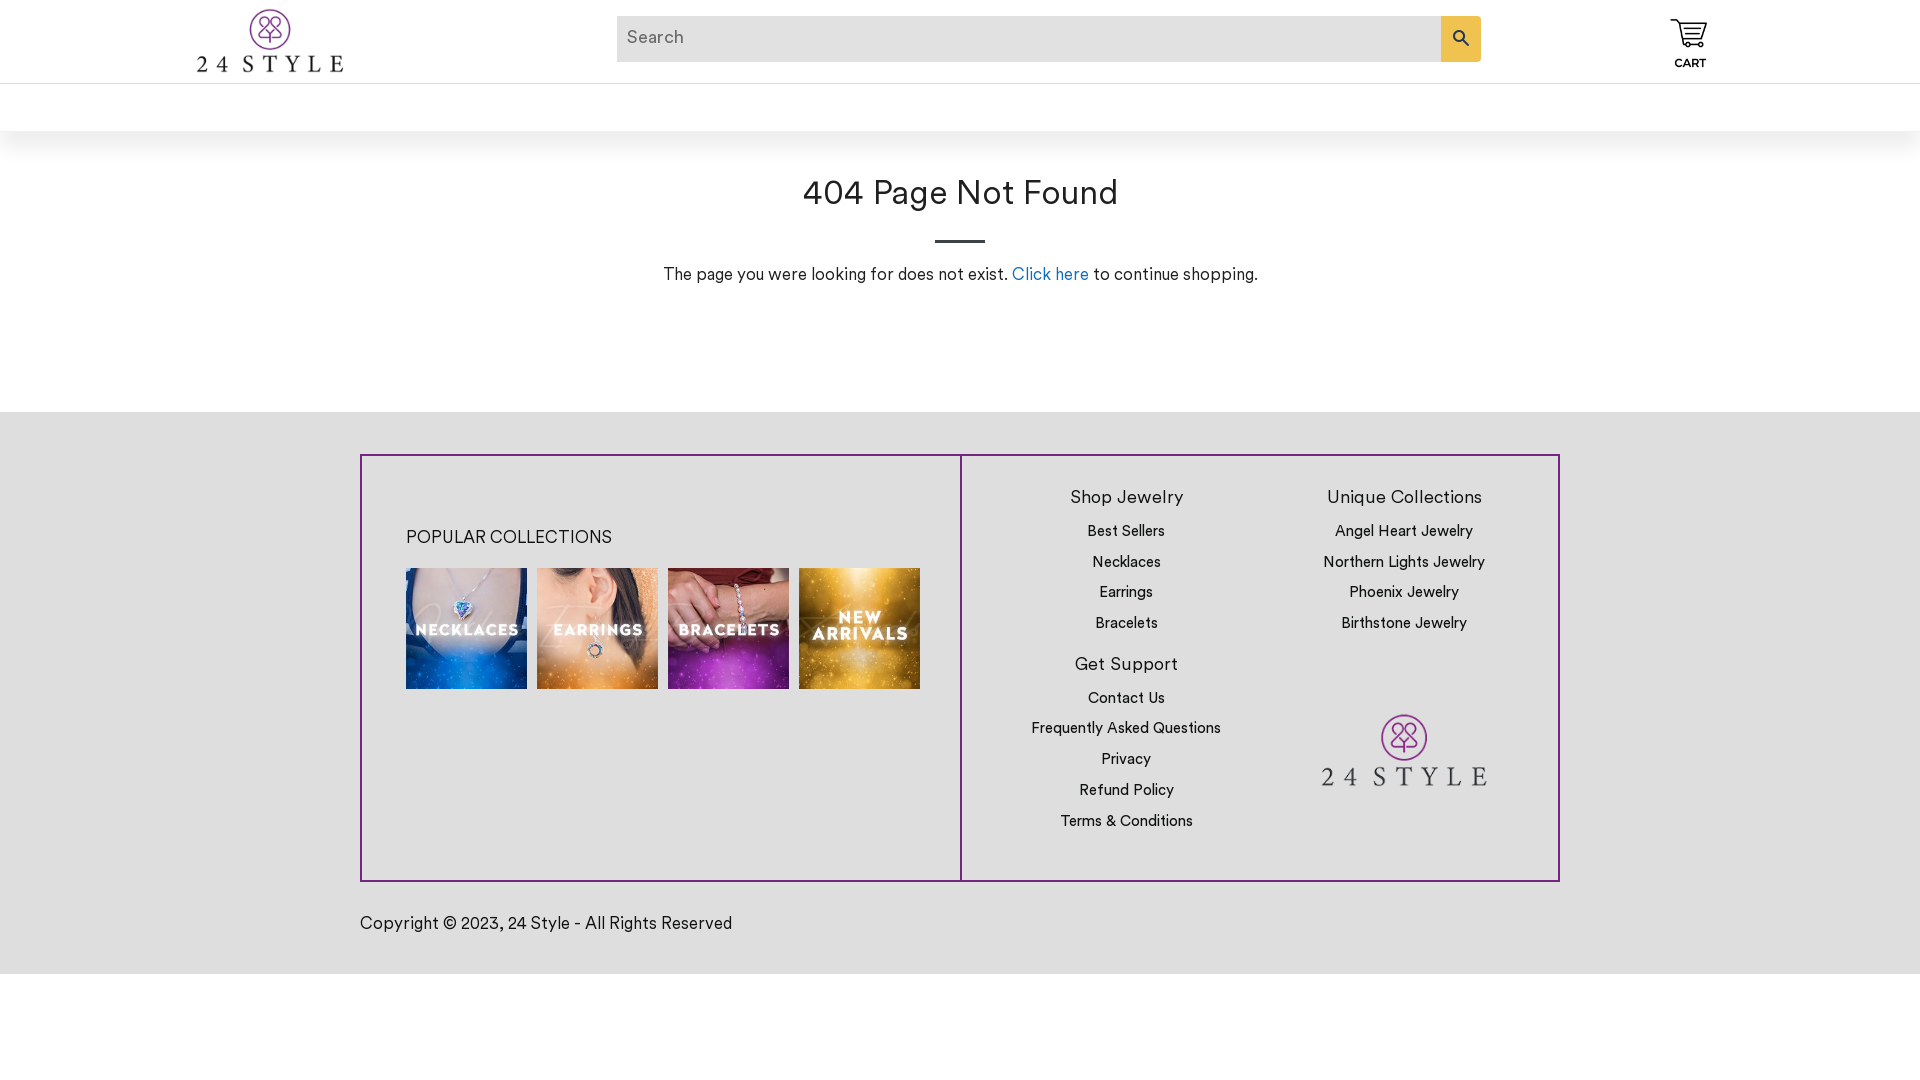  Describe the element at coordinates (1126, 729) in the screenshot. I see `'Frequently Asked Questions'` at that location.